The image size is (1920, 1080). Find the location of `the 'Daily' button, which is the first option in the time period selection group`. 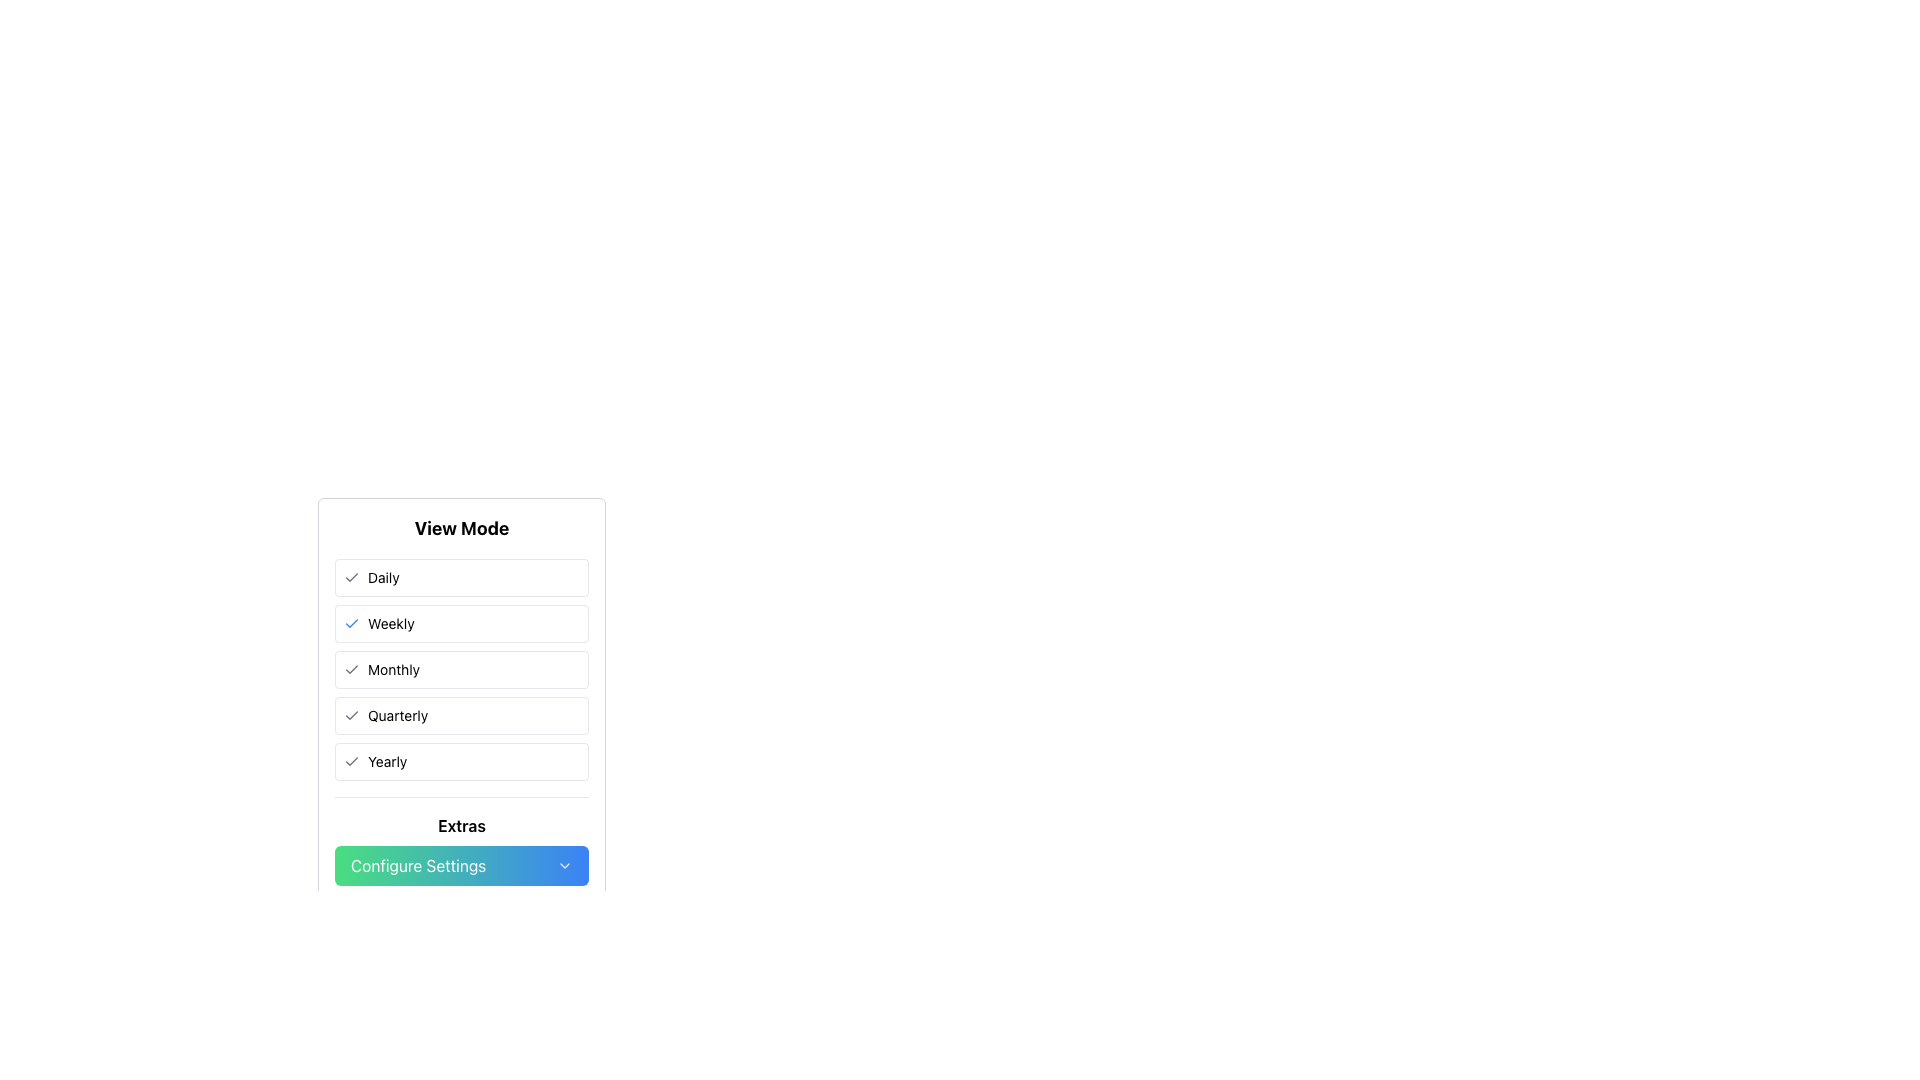

the 'Daily' button, which is the first option in the time period selection group is located at coordinates (460, 578).